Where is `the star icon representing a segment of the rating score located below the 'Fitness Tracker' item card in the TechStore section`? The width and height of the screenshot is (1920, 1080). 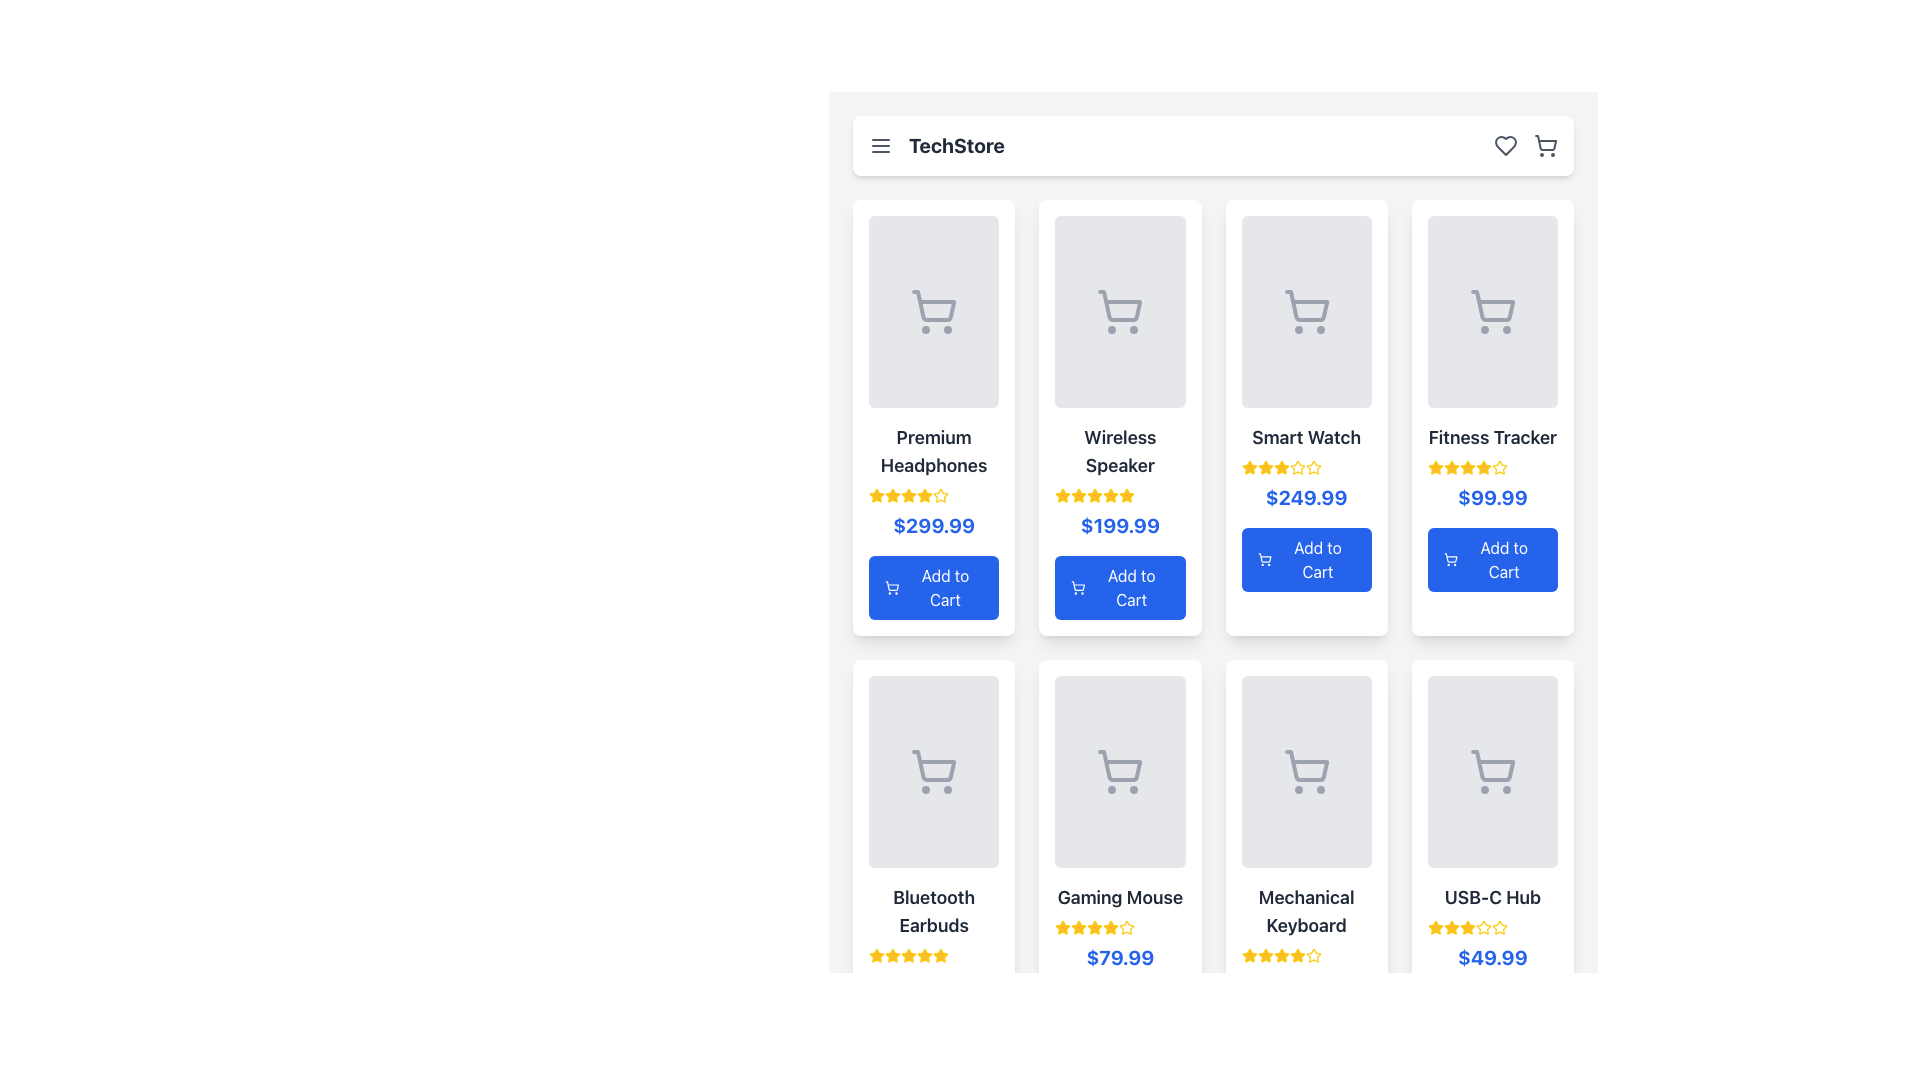
the star icon representing a segment of the rating score located below the 'Fitness Tracker' item card in the TechStore section is located at coordinates (1467, 467).